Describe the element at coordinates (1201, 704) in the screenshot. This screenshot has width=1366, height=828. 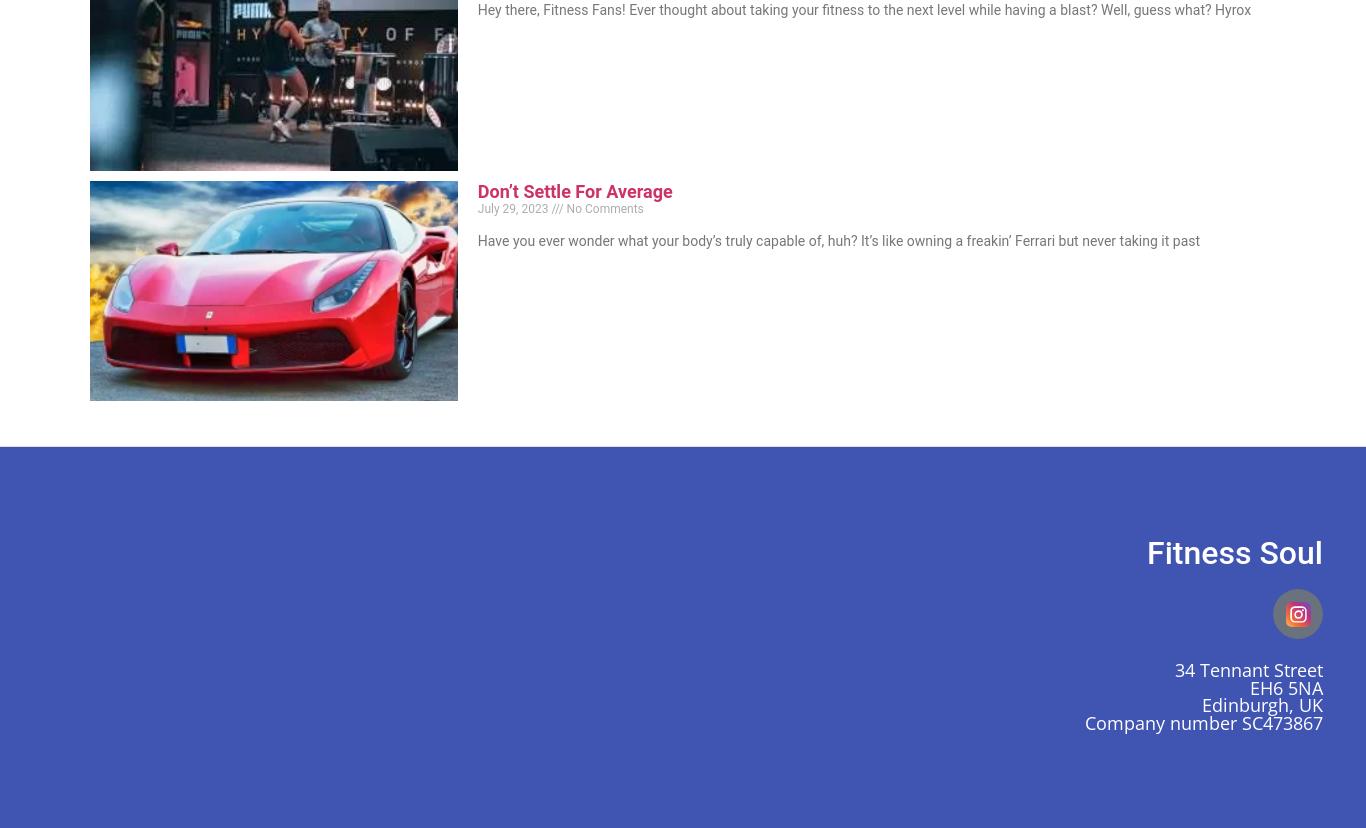
I see `'Edinburgh, UK'` at that location.